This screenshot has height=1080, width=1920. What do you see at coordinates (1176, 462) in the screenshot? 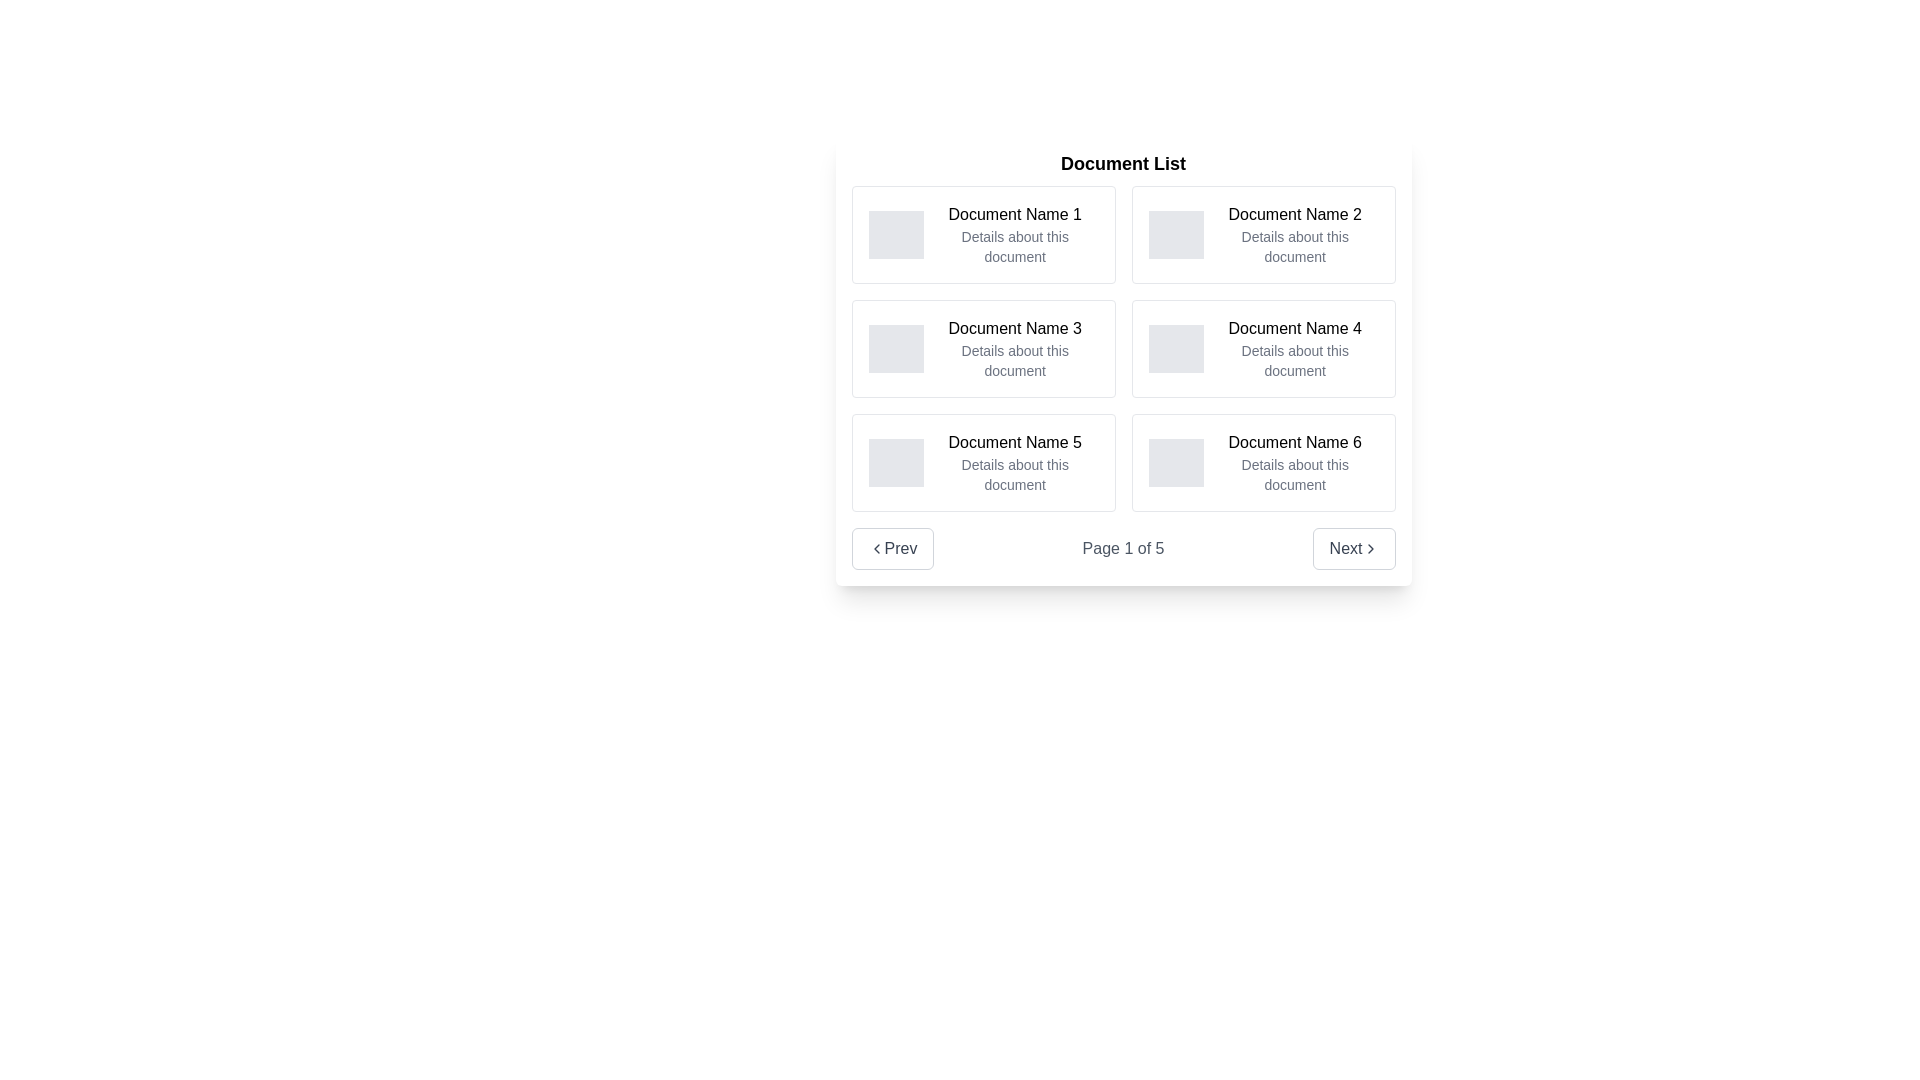
I see `the decorative panel in the lower right cell of the grid layout, labeled 'Document Name 6' with the subtitle 'Details about this document'` at bounding box center [1176, 462].